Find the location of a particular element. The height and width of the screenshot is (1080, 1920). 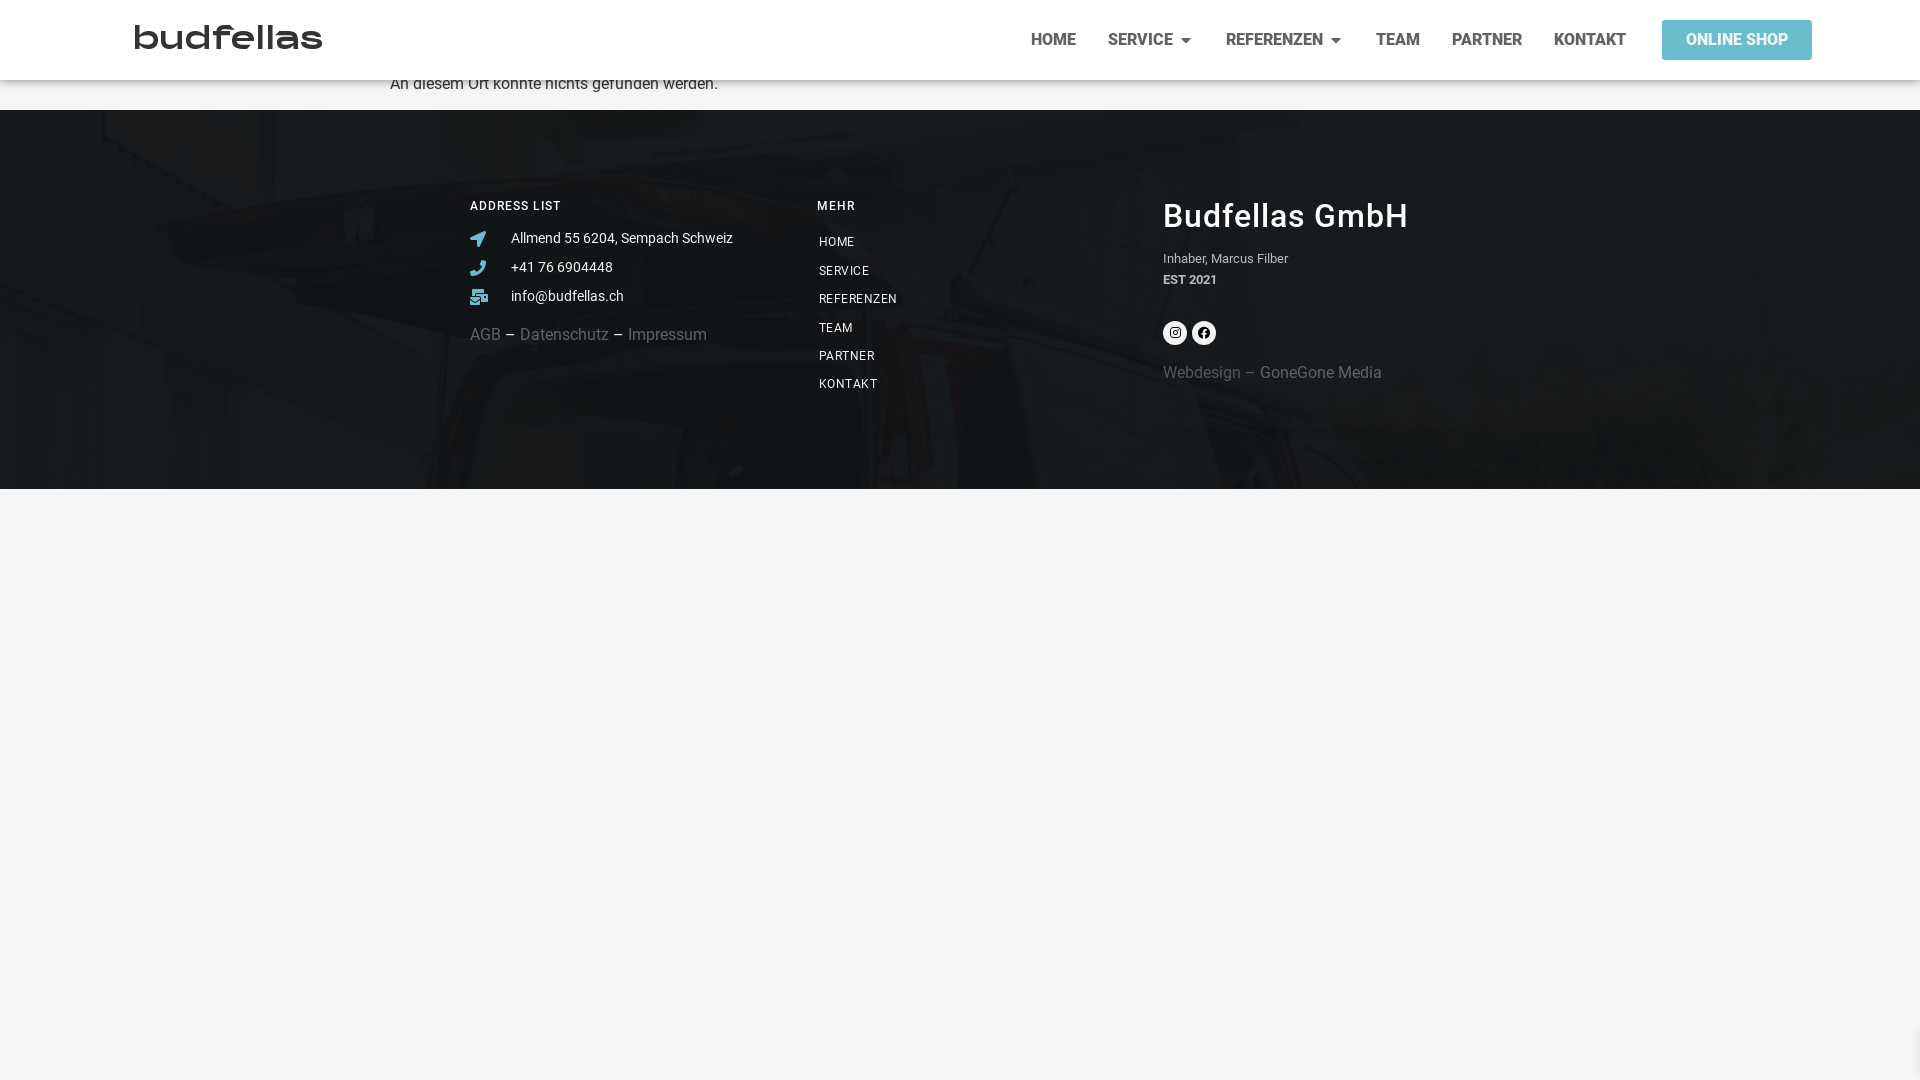

'Datenschutz' is located at coordinates (563, 333).